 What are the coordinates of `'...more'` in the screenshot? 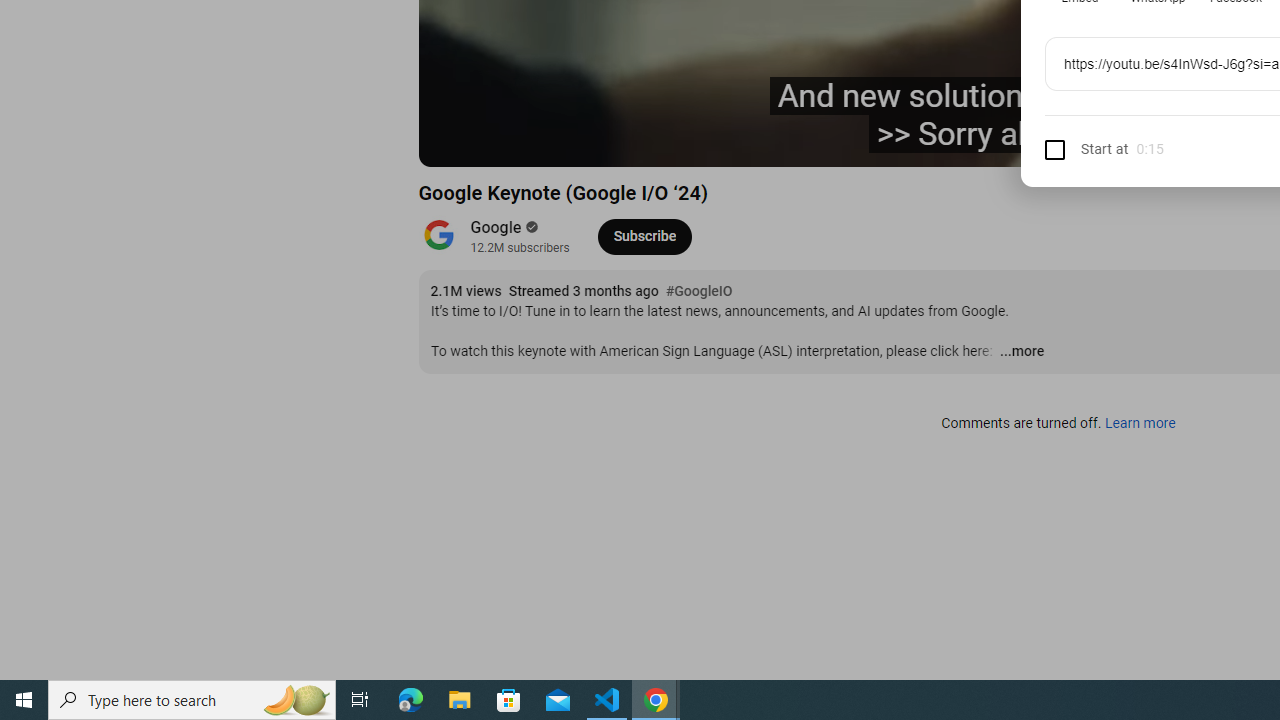 It's located at (1021, 351).